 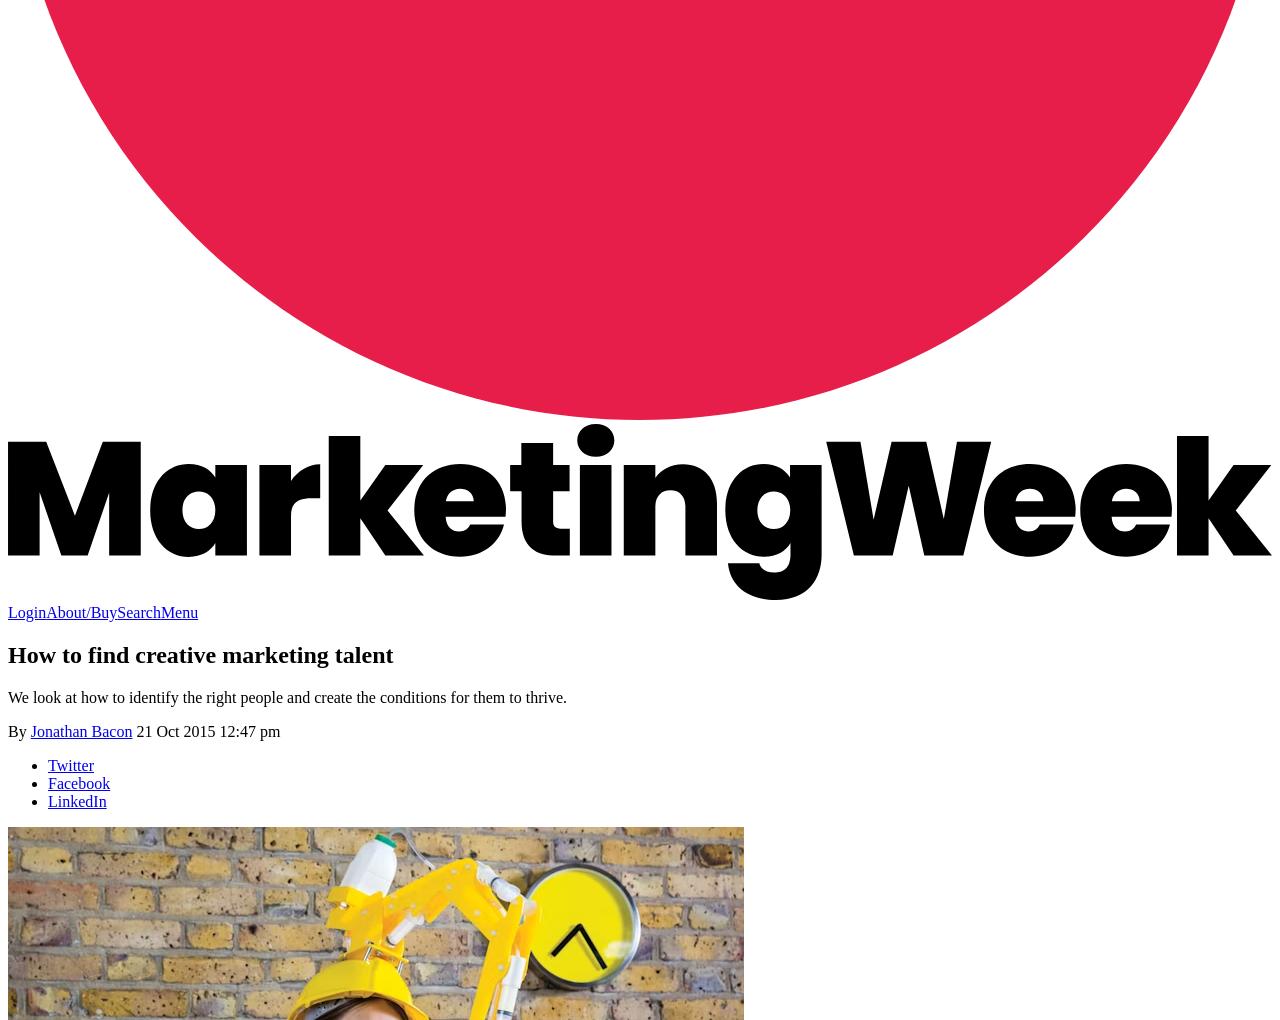 What do you see at coordinates (178, 610) in the screenshot?
I see `'Menu'` at bounding box center [178, 610].